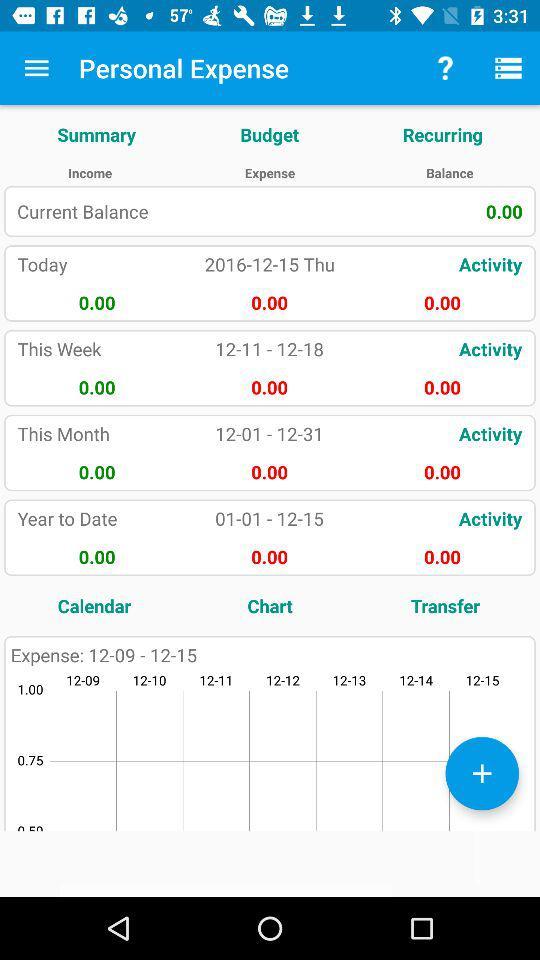  I want to click on the item next to summary, so click(269, 133).